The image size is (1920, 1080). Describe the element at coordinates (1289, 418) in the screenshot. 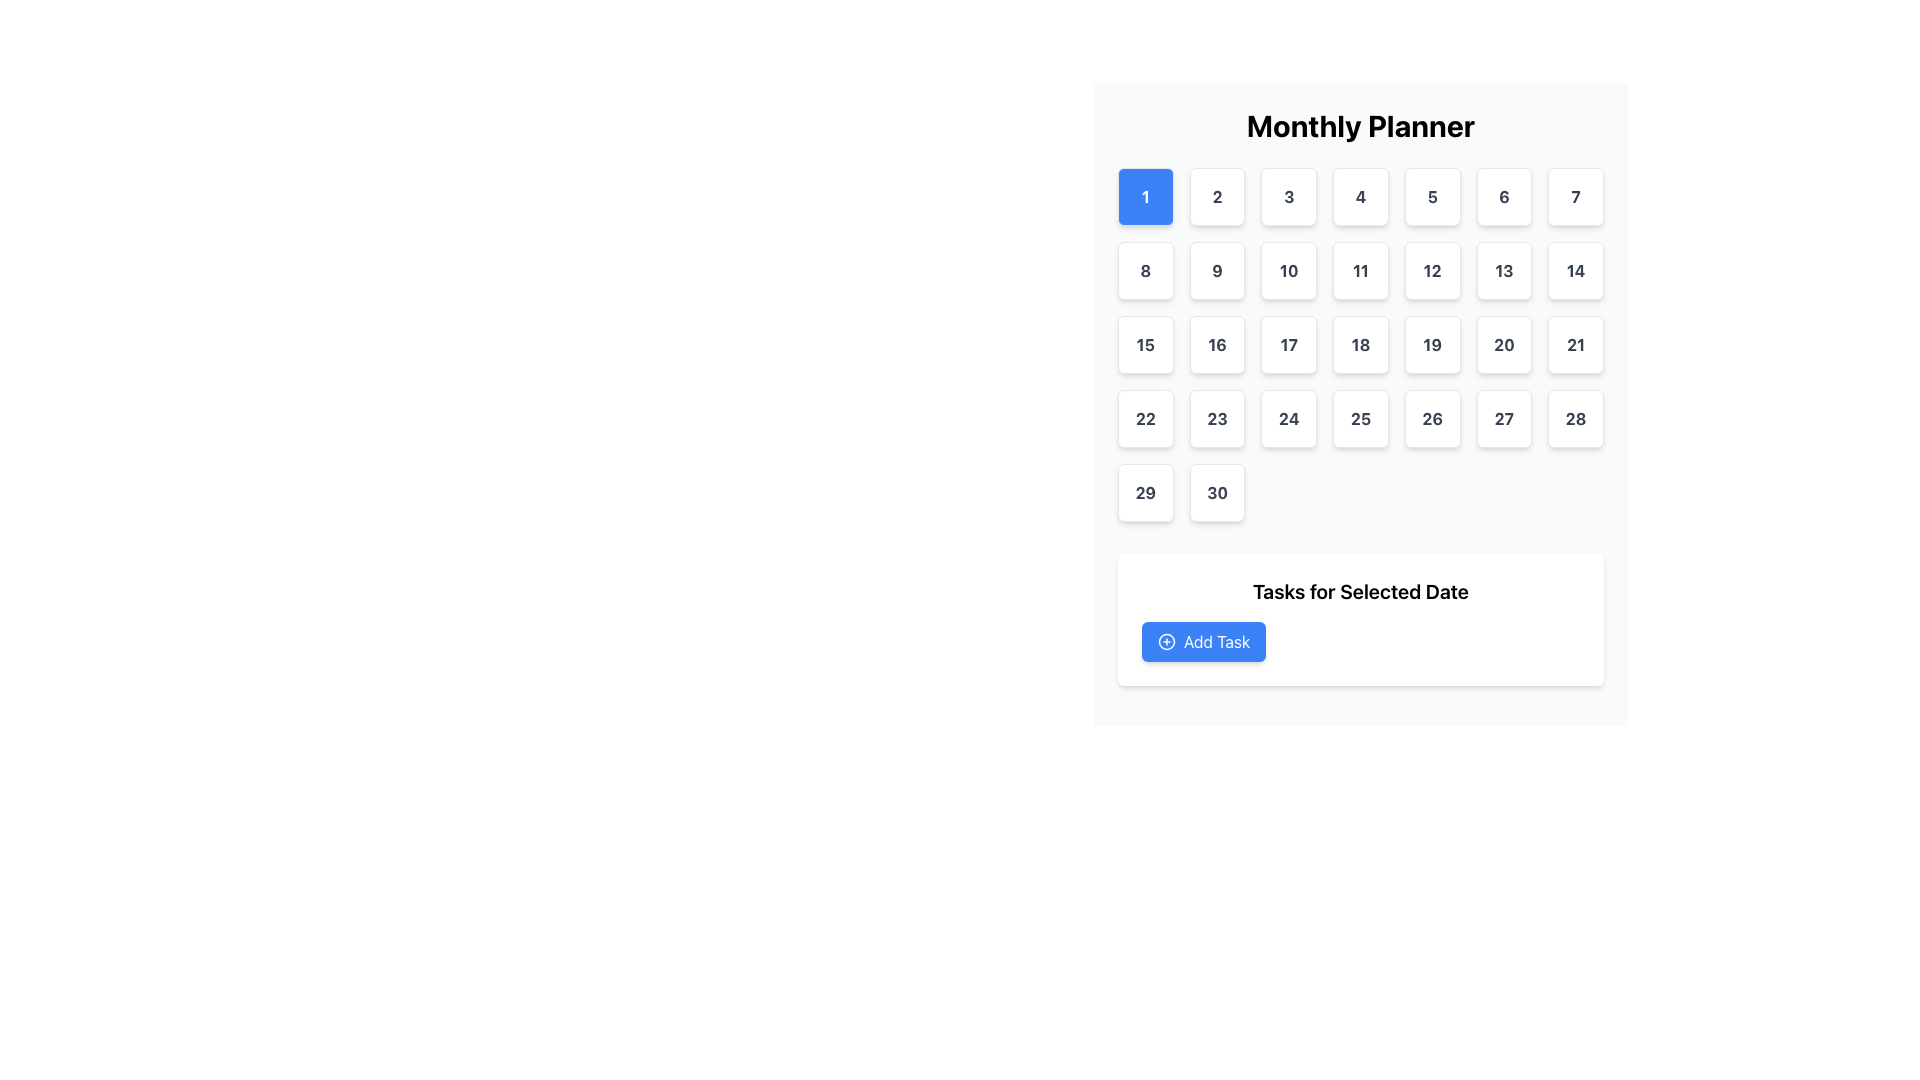

I see `the interactive day cell button representing the date '24' in the calendar grid layout` at that location.